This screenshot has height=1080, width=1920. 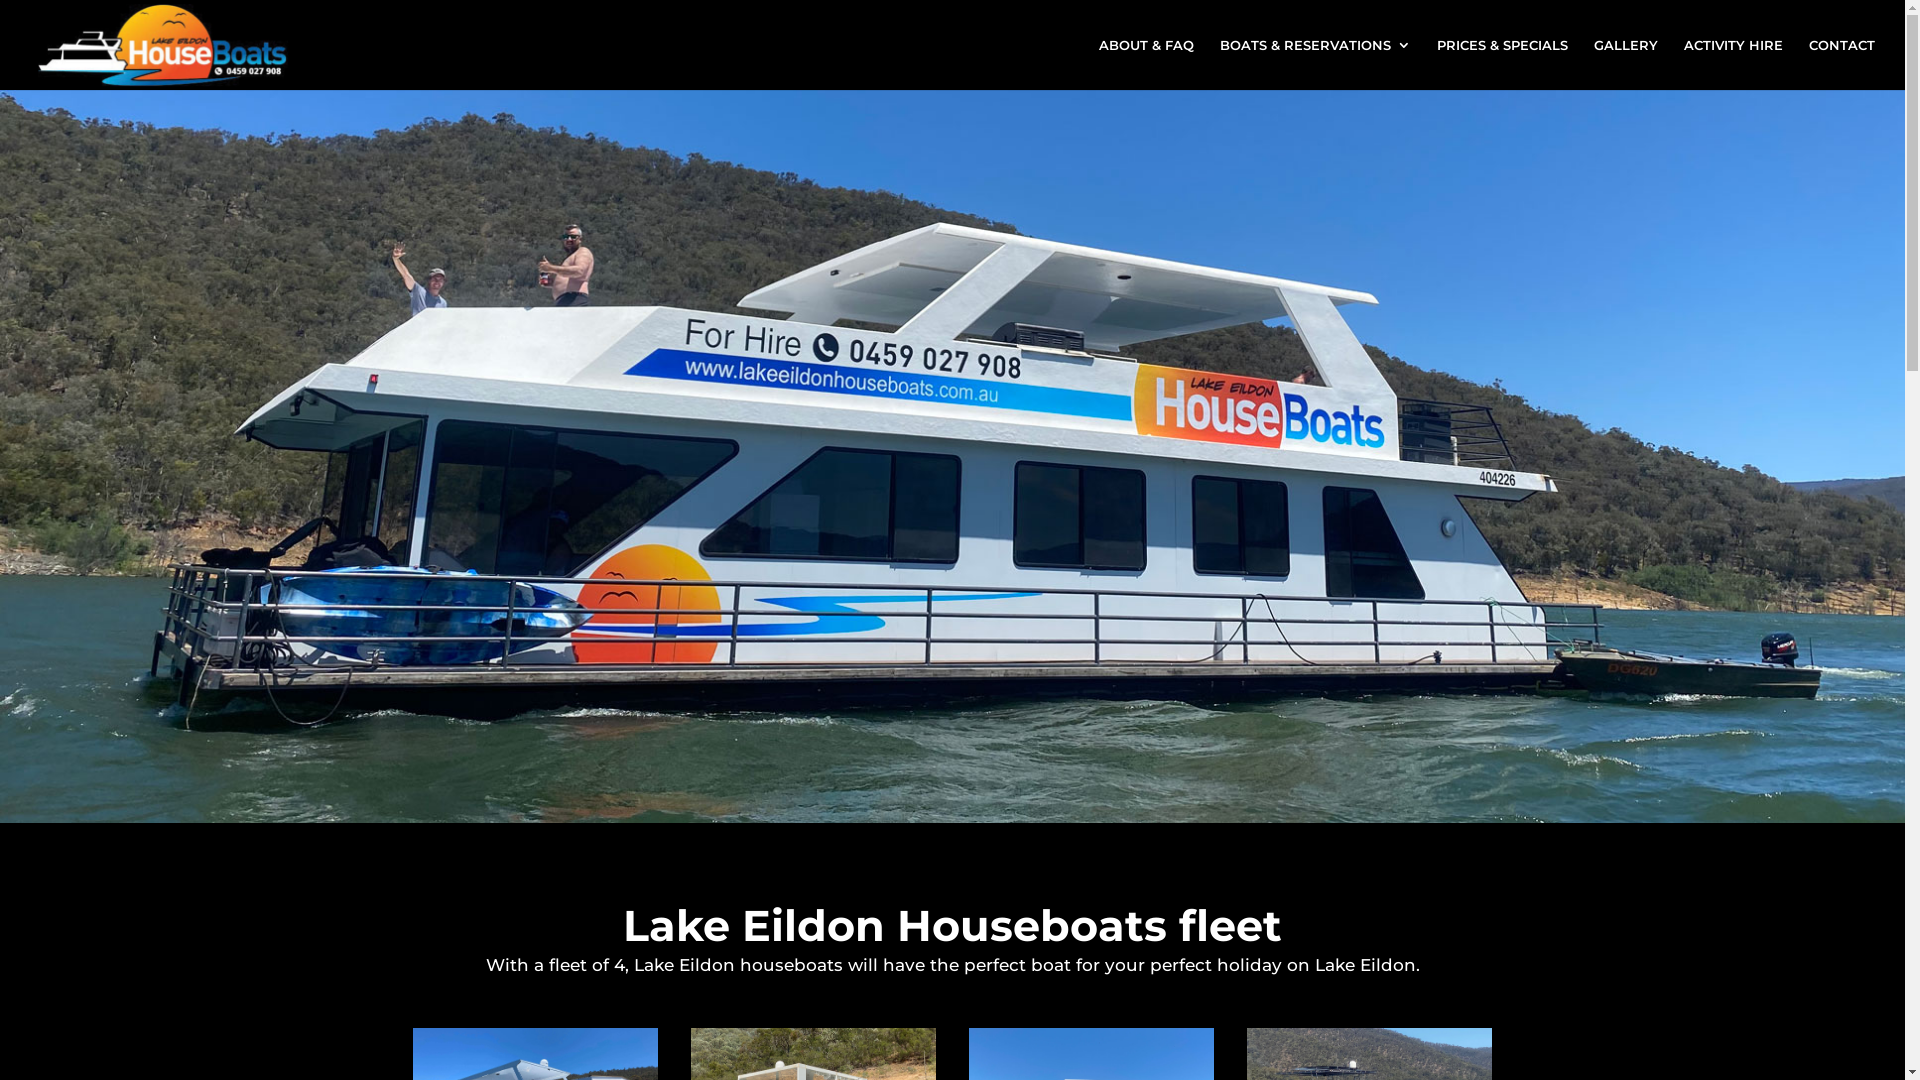 I want to click on 'BOATS & RESERVATIONS', so click(x=1315, y=63).